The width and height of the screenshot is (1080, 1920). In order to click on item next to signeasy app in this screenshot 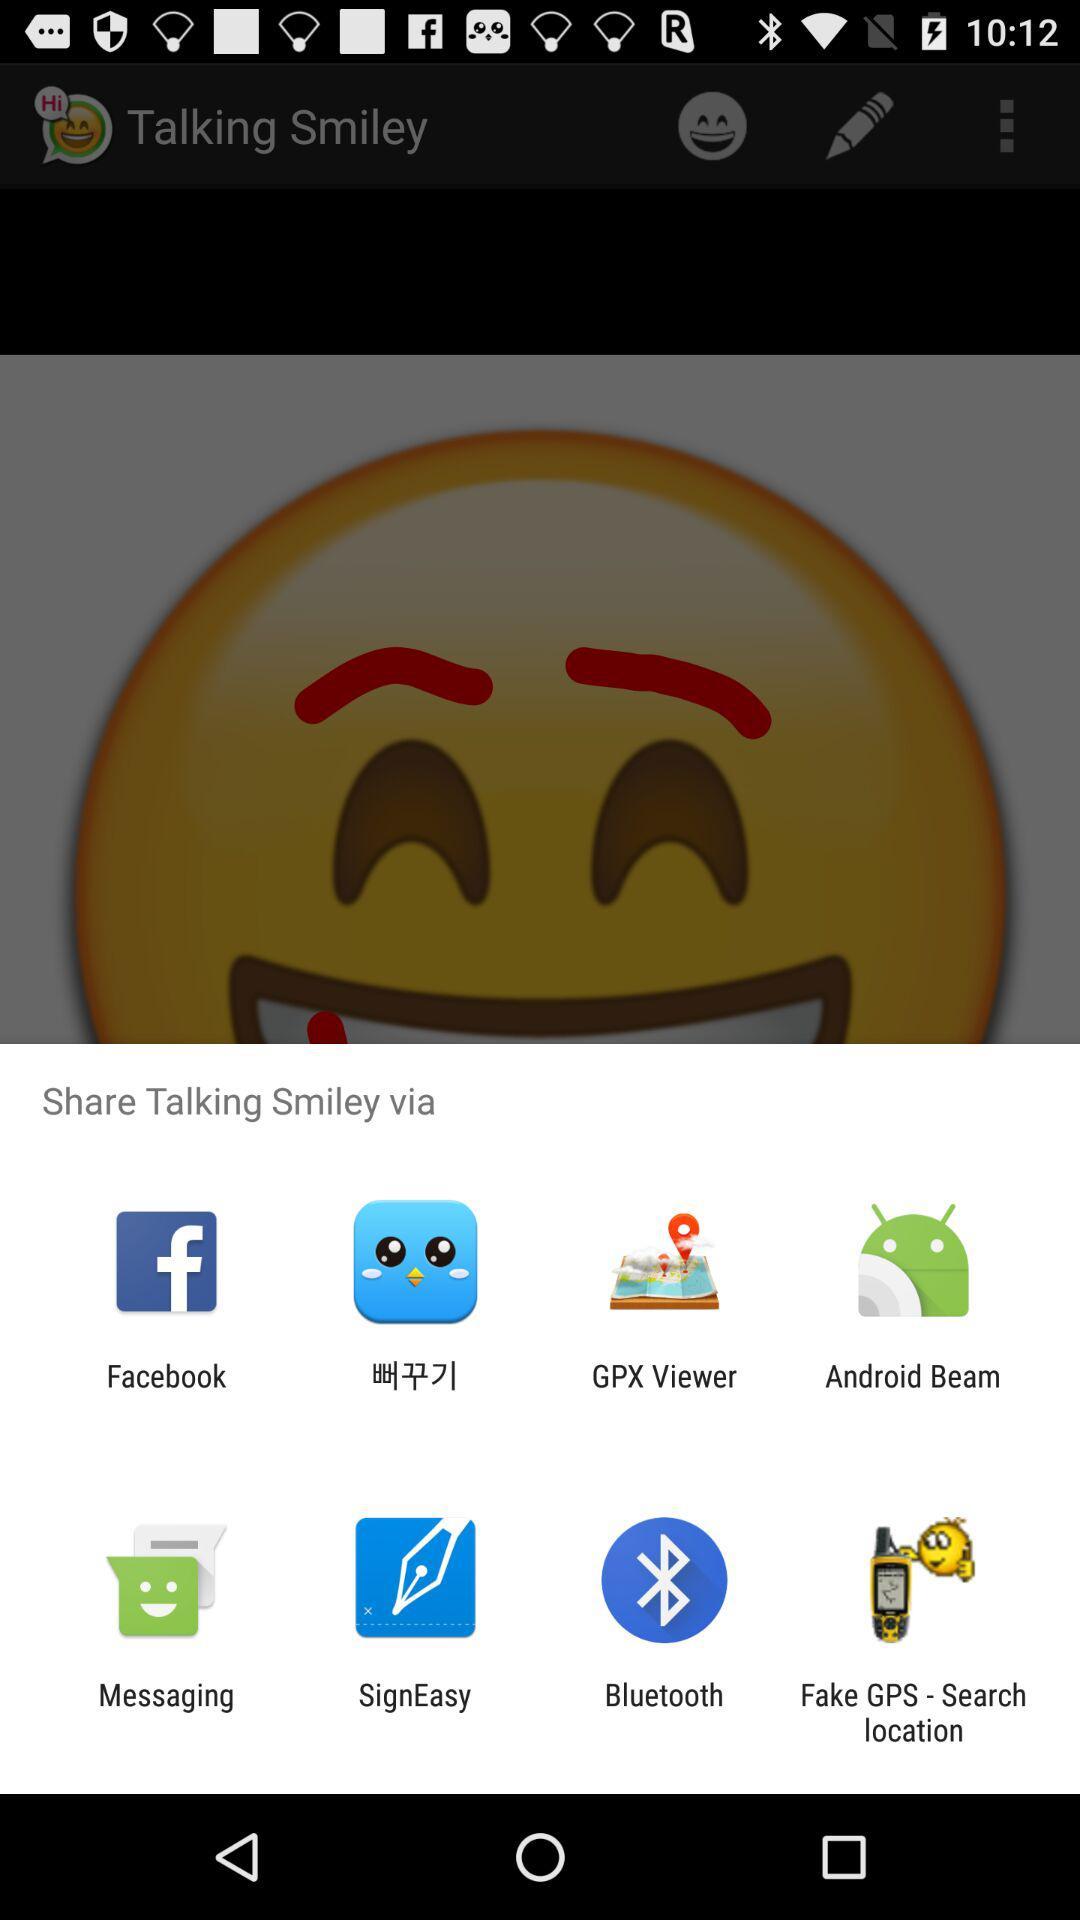, I will do `click(664, 1711)`.